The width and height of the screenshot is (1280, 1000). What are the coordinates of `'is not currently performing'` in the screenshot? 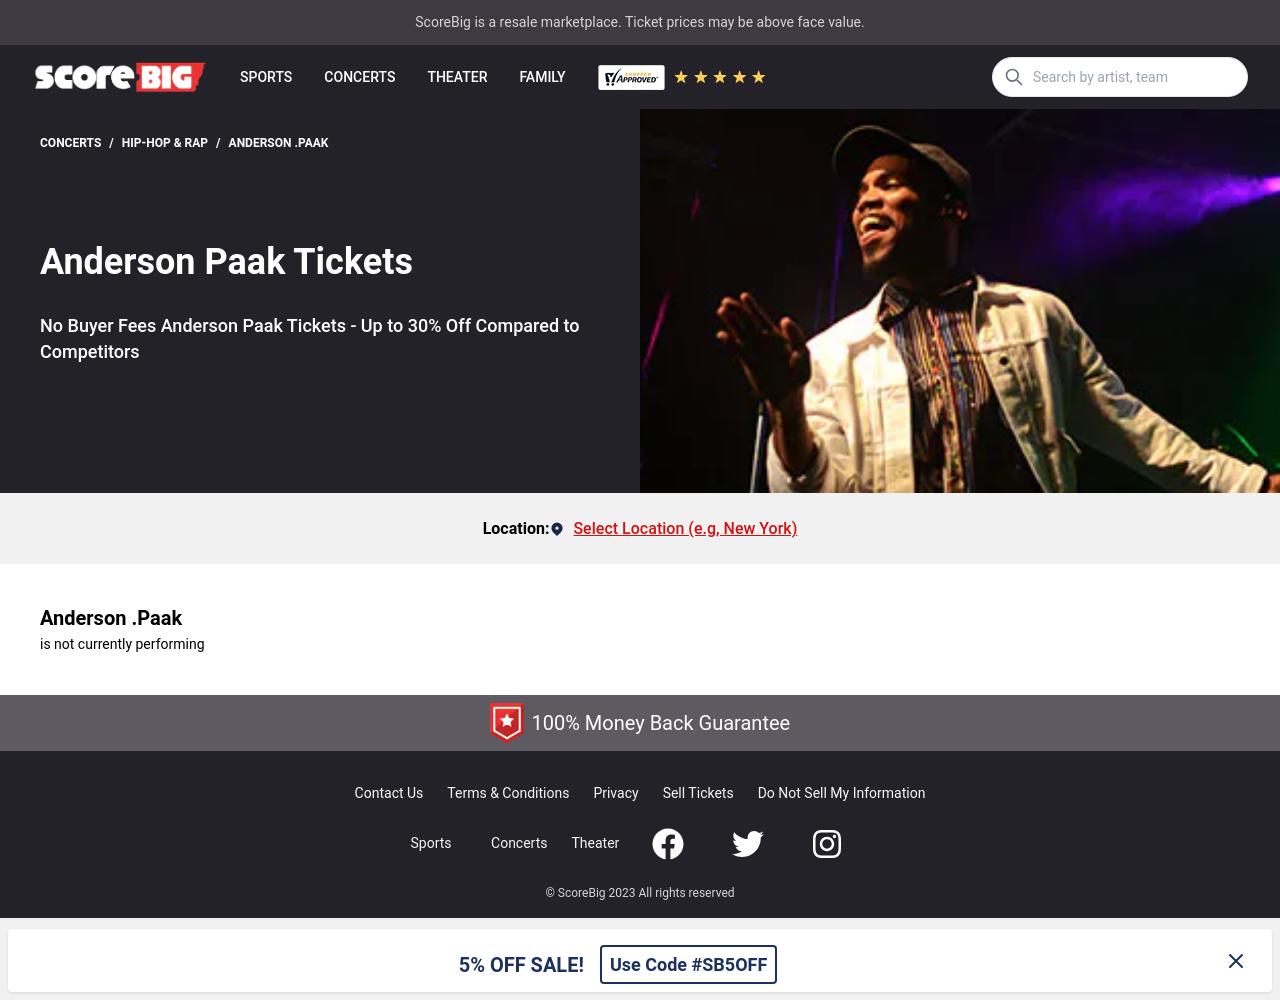 It's located at (39, 643).